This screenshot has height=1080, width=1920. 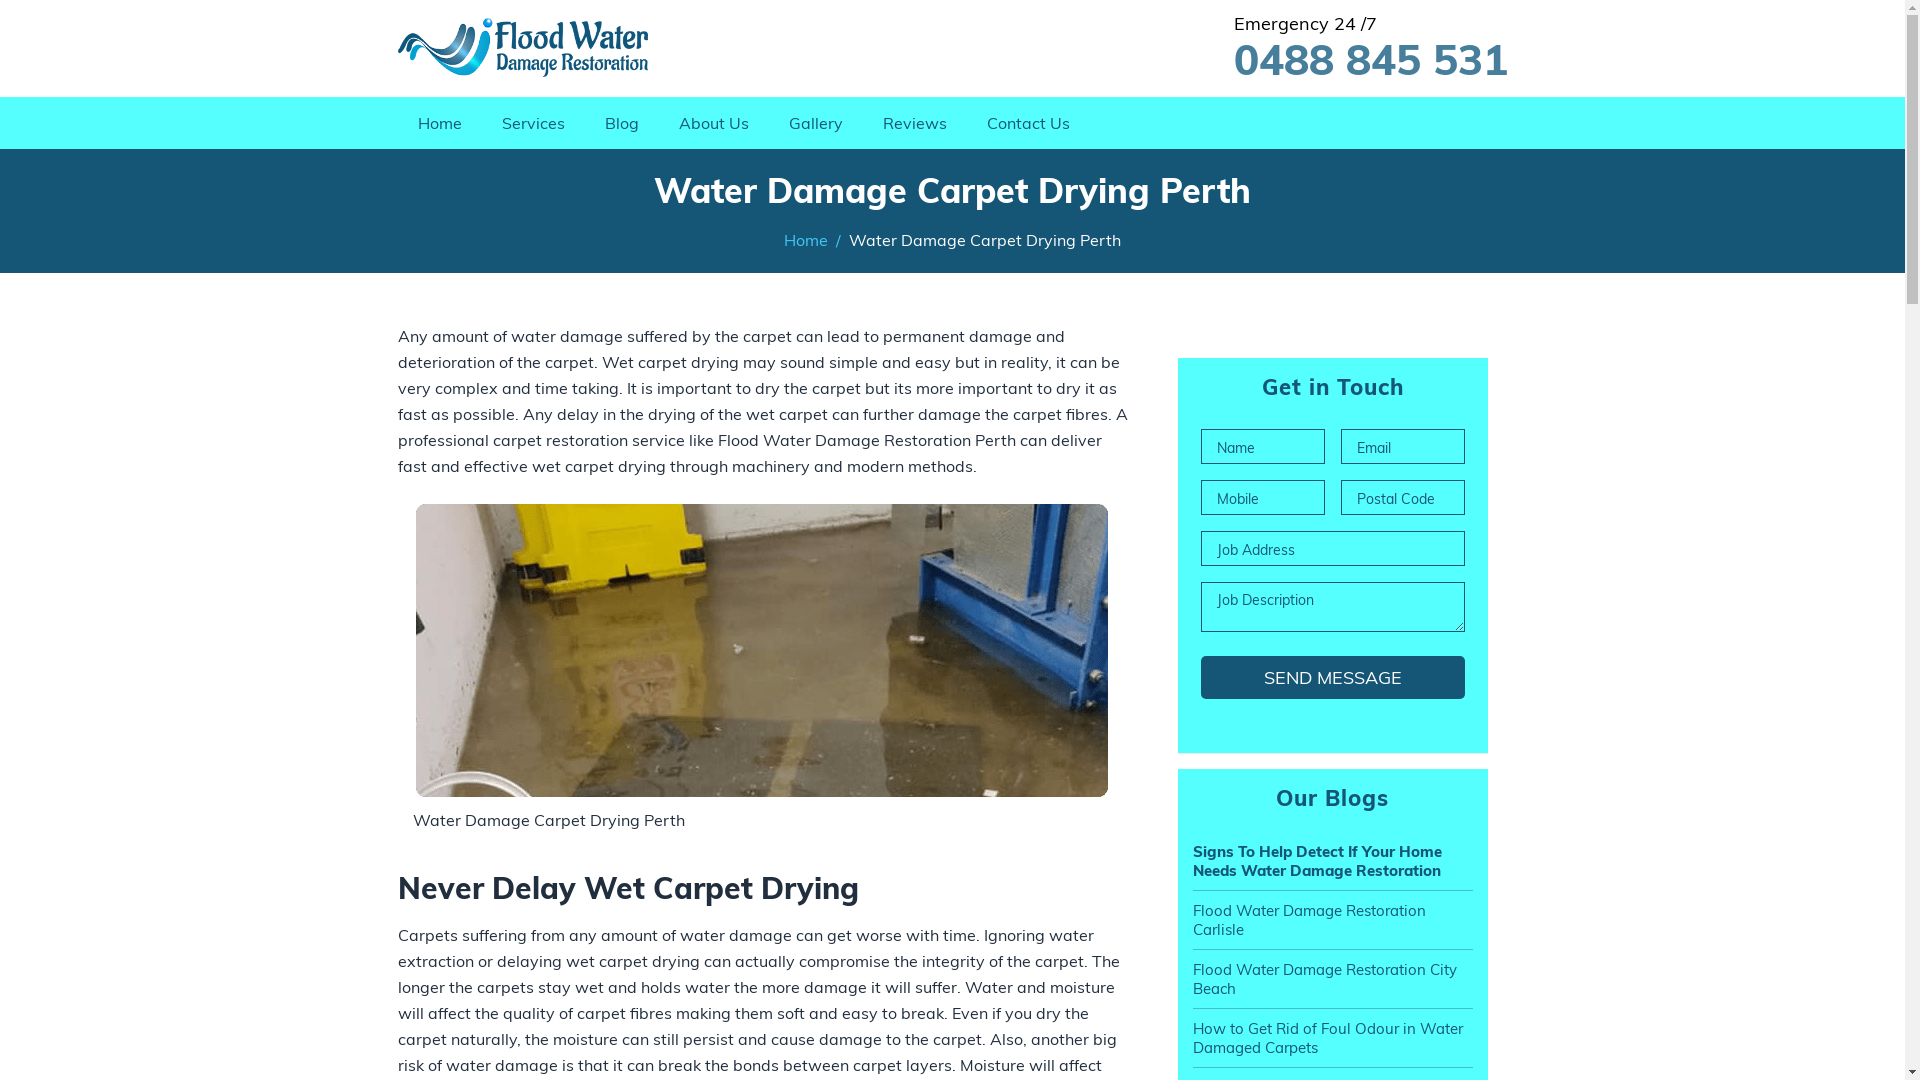 I want to click on 'Flood Water Damage Restoration City Beach', so click(x=1332, y=978).